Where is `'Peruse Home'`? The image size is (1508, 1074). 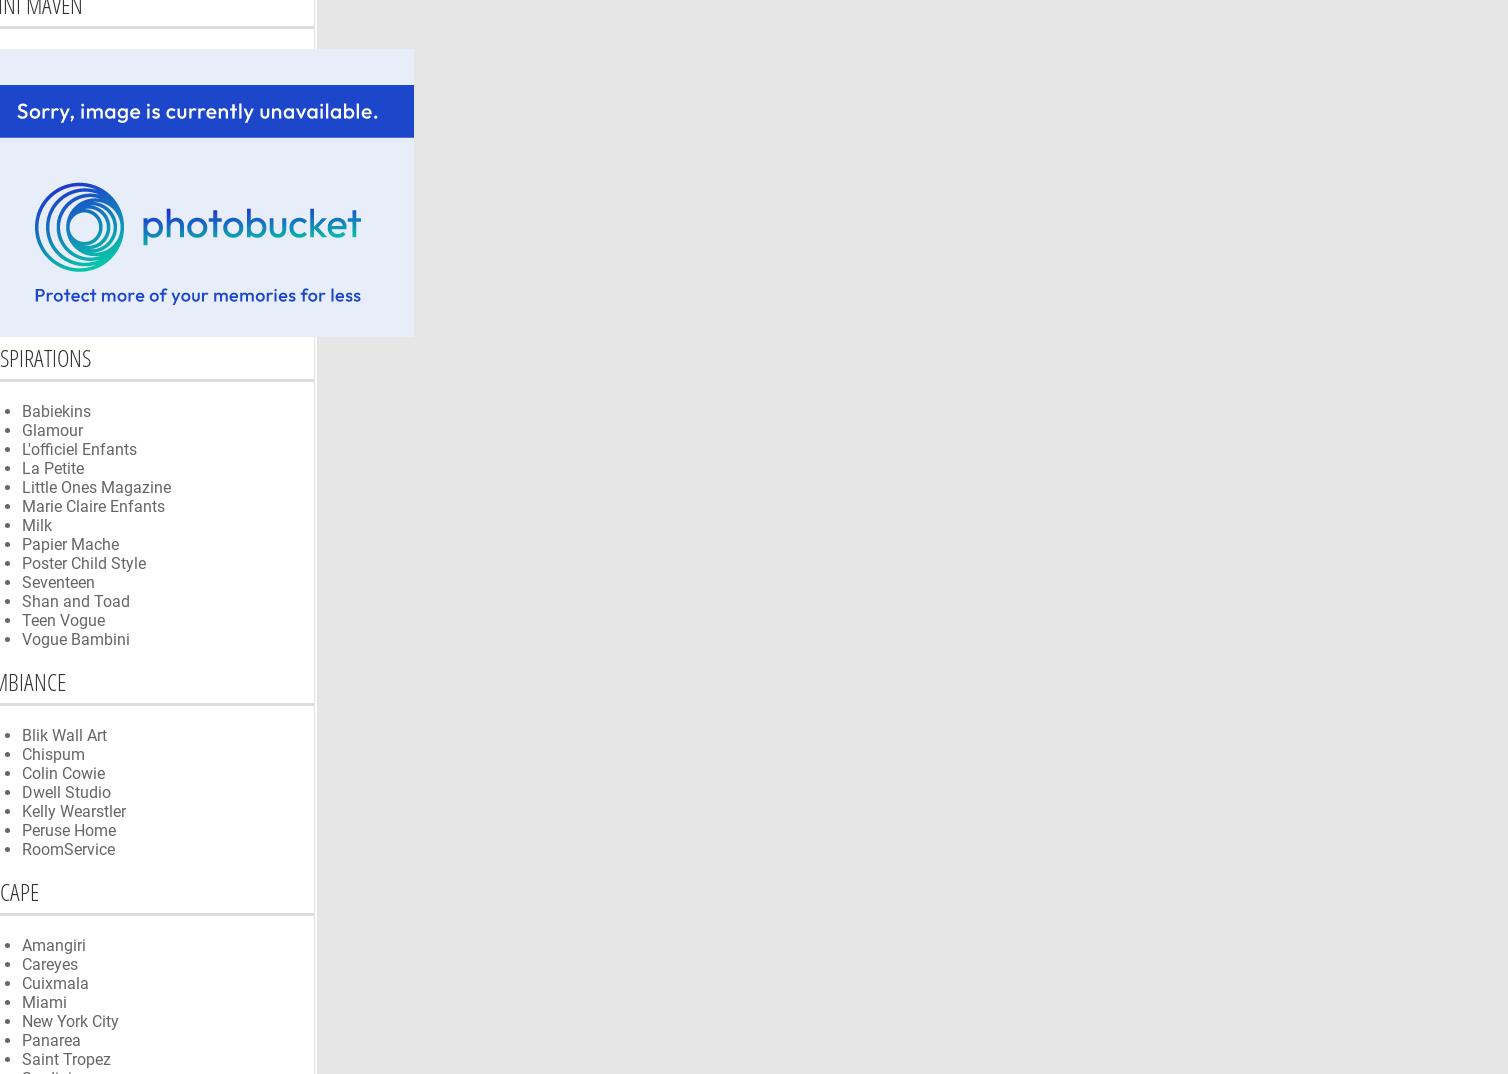
'Peruse Home' is located at coordinates (69, 829).